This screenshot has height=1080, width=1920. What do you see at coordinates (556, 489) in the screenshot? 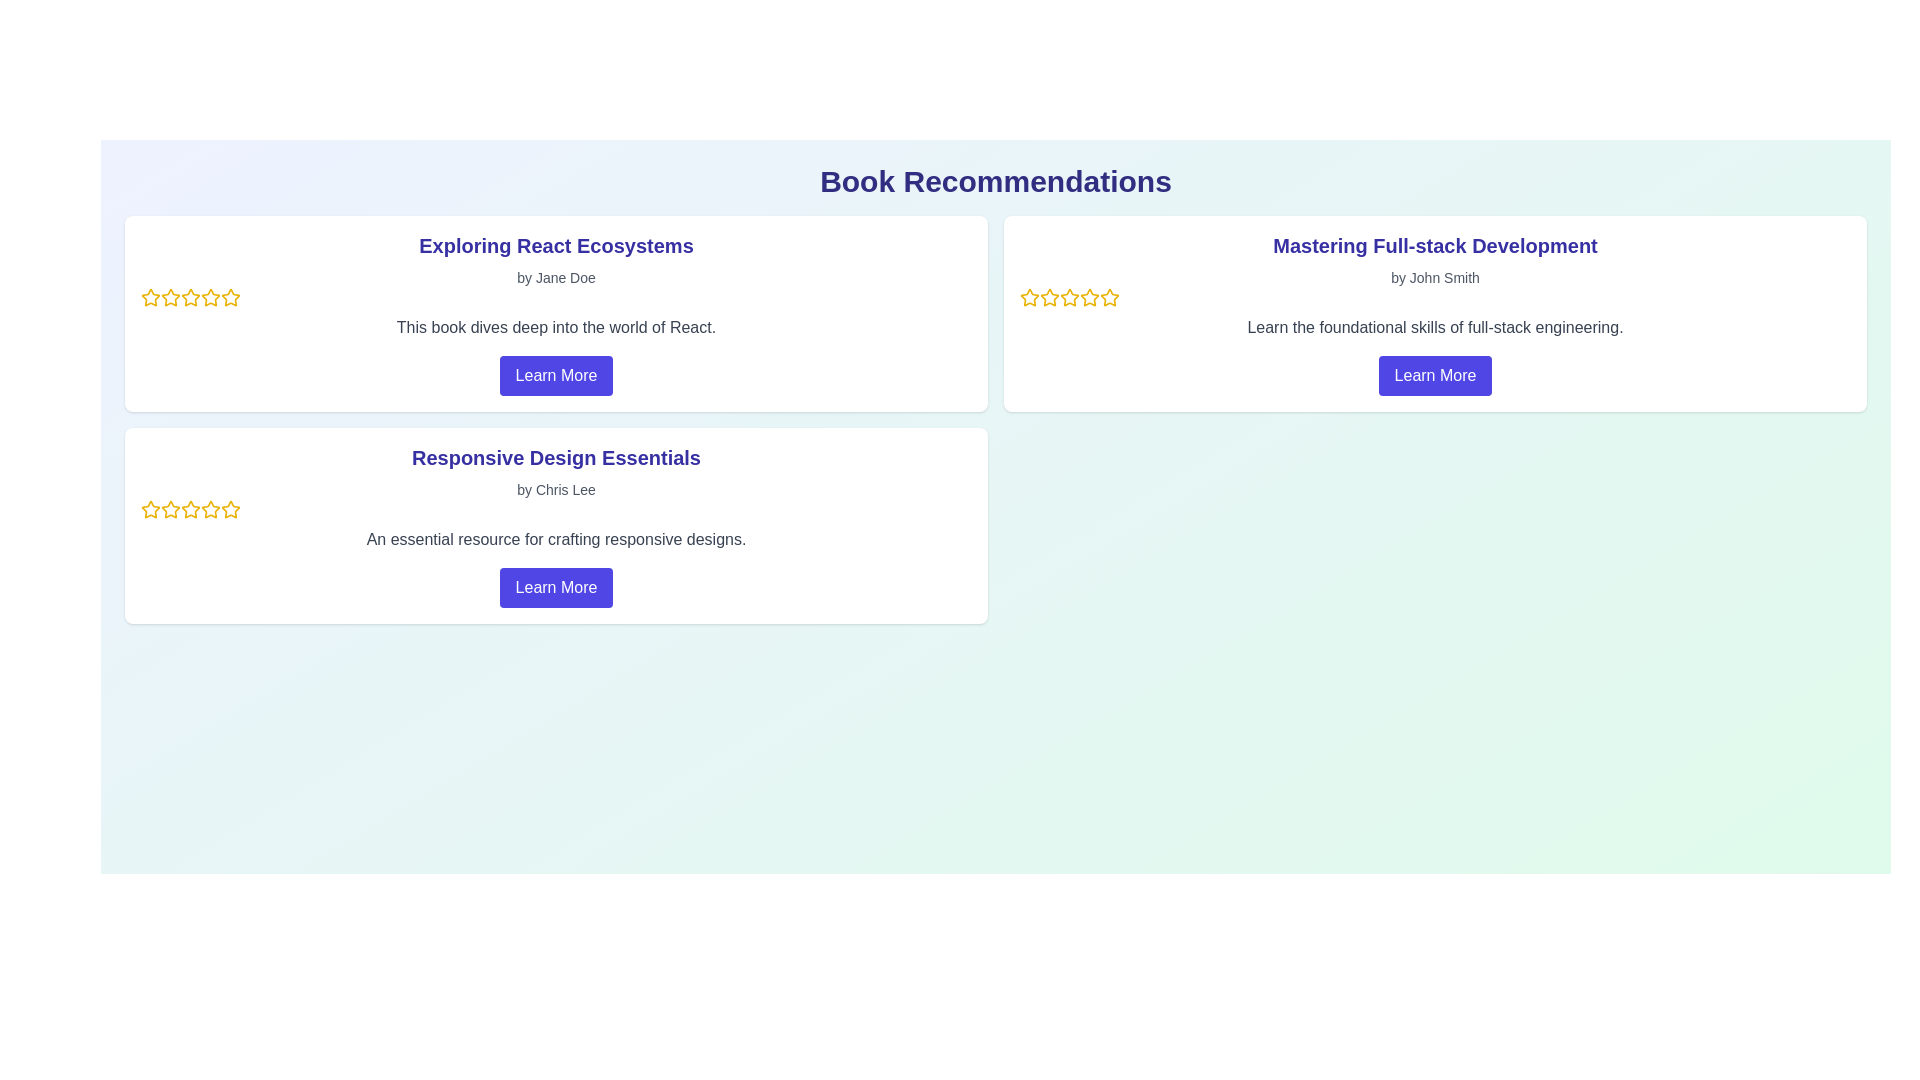
I see `the static text element that credits the author of 'Responsive Design Essentials', located in the second book recommendation card under the 'Book Recommendations' section, positioned below the book title and above the star rating icons` at bounding box center [556, 489].